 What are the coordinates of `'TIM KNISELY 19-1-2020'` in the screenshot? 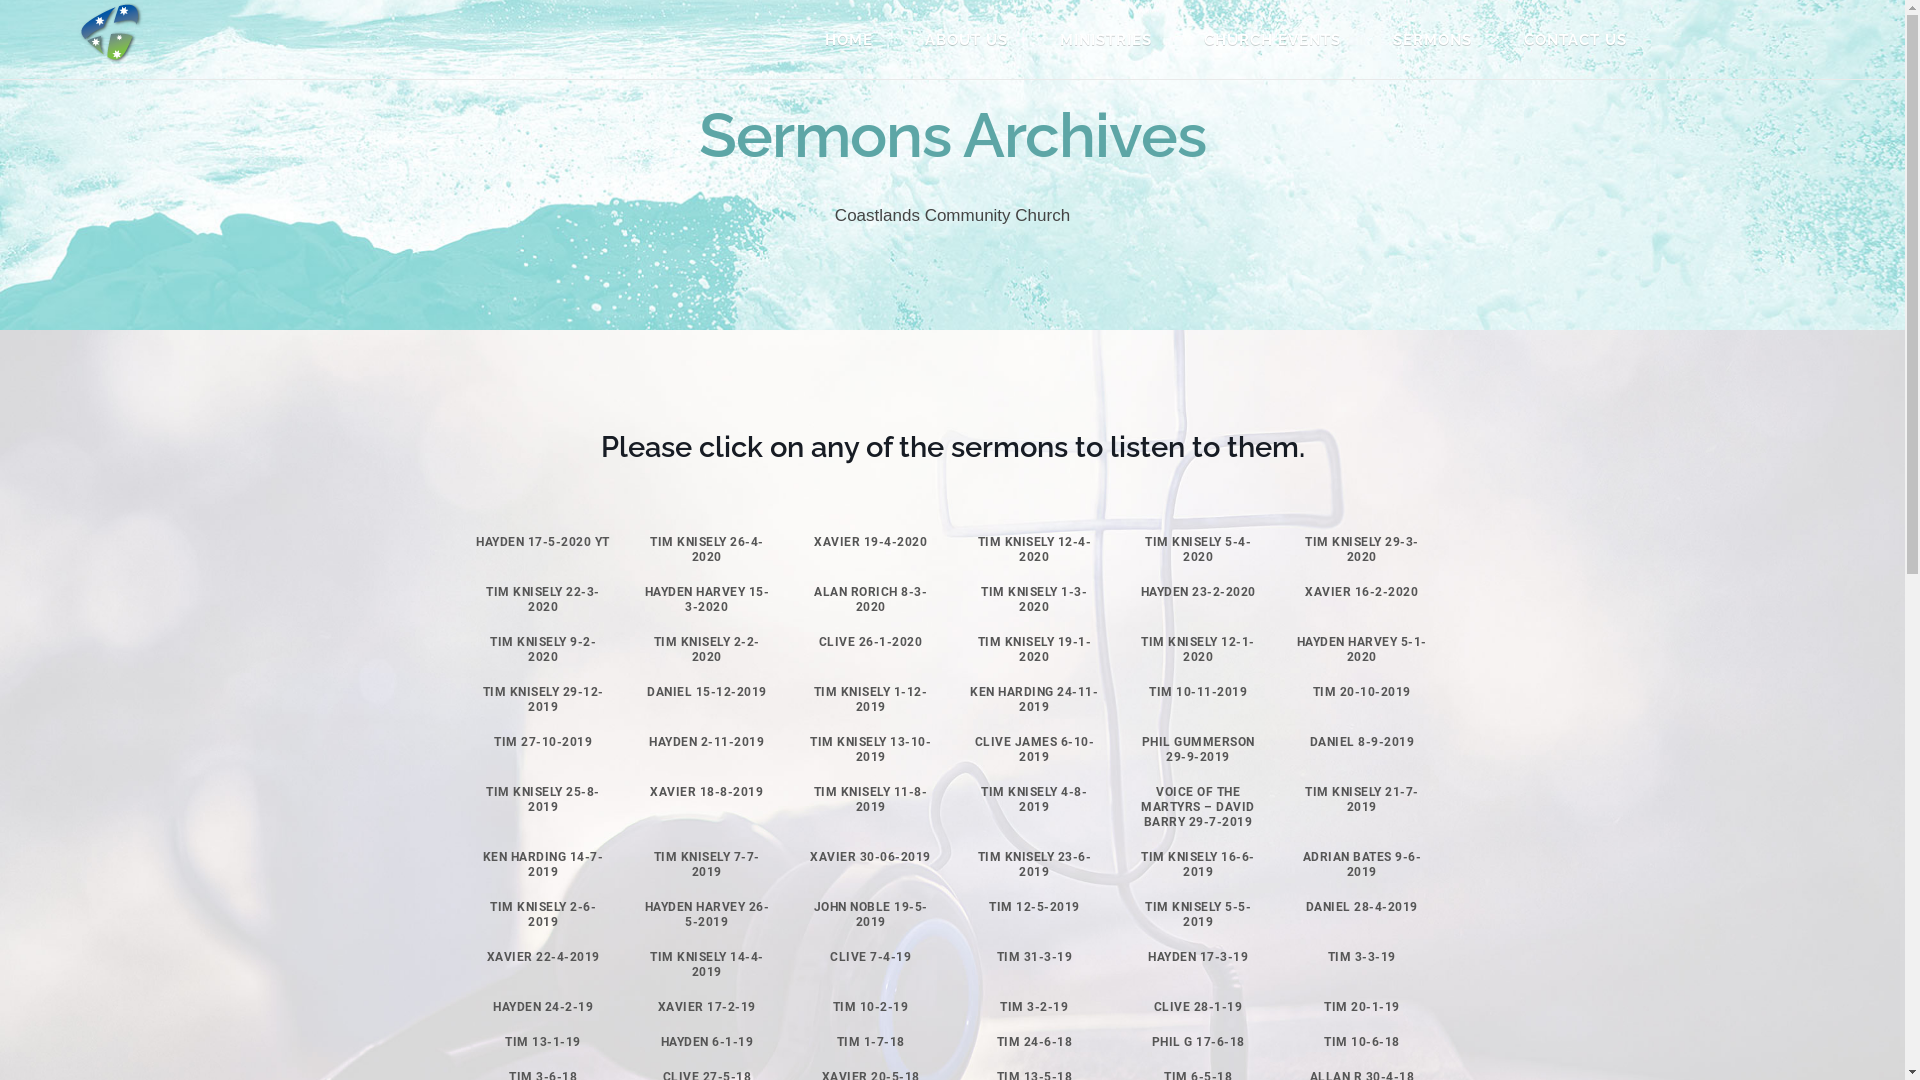 It's located at (1035, 649).